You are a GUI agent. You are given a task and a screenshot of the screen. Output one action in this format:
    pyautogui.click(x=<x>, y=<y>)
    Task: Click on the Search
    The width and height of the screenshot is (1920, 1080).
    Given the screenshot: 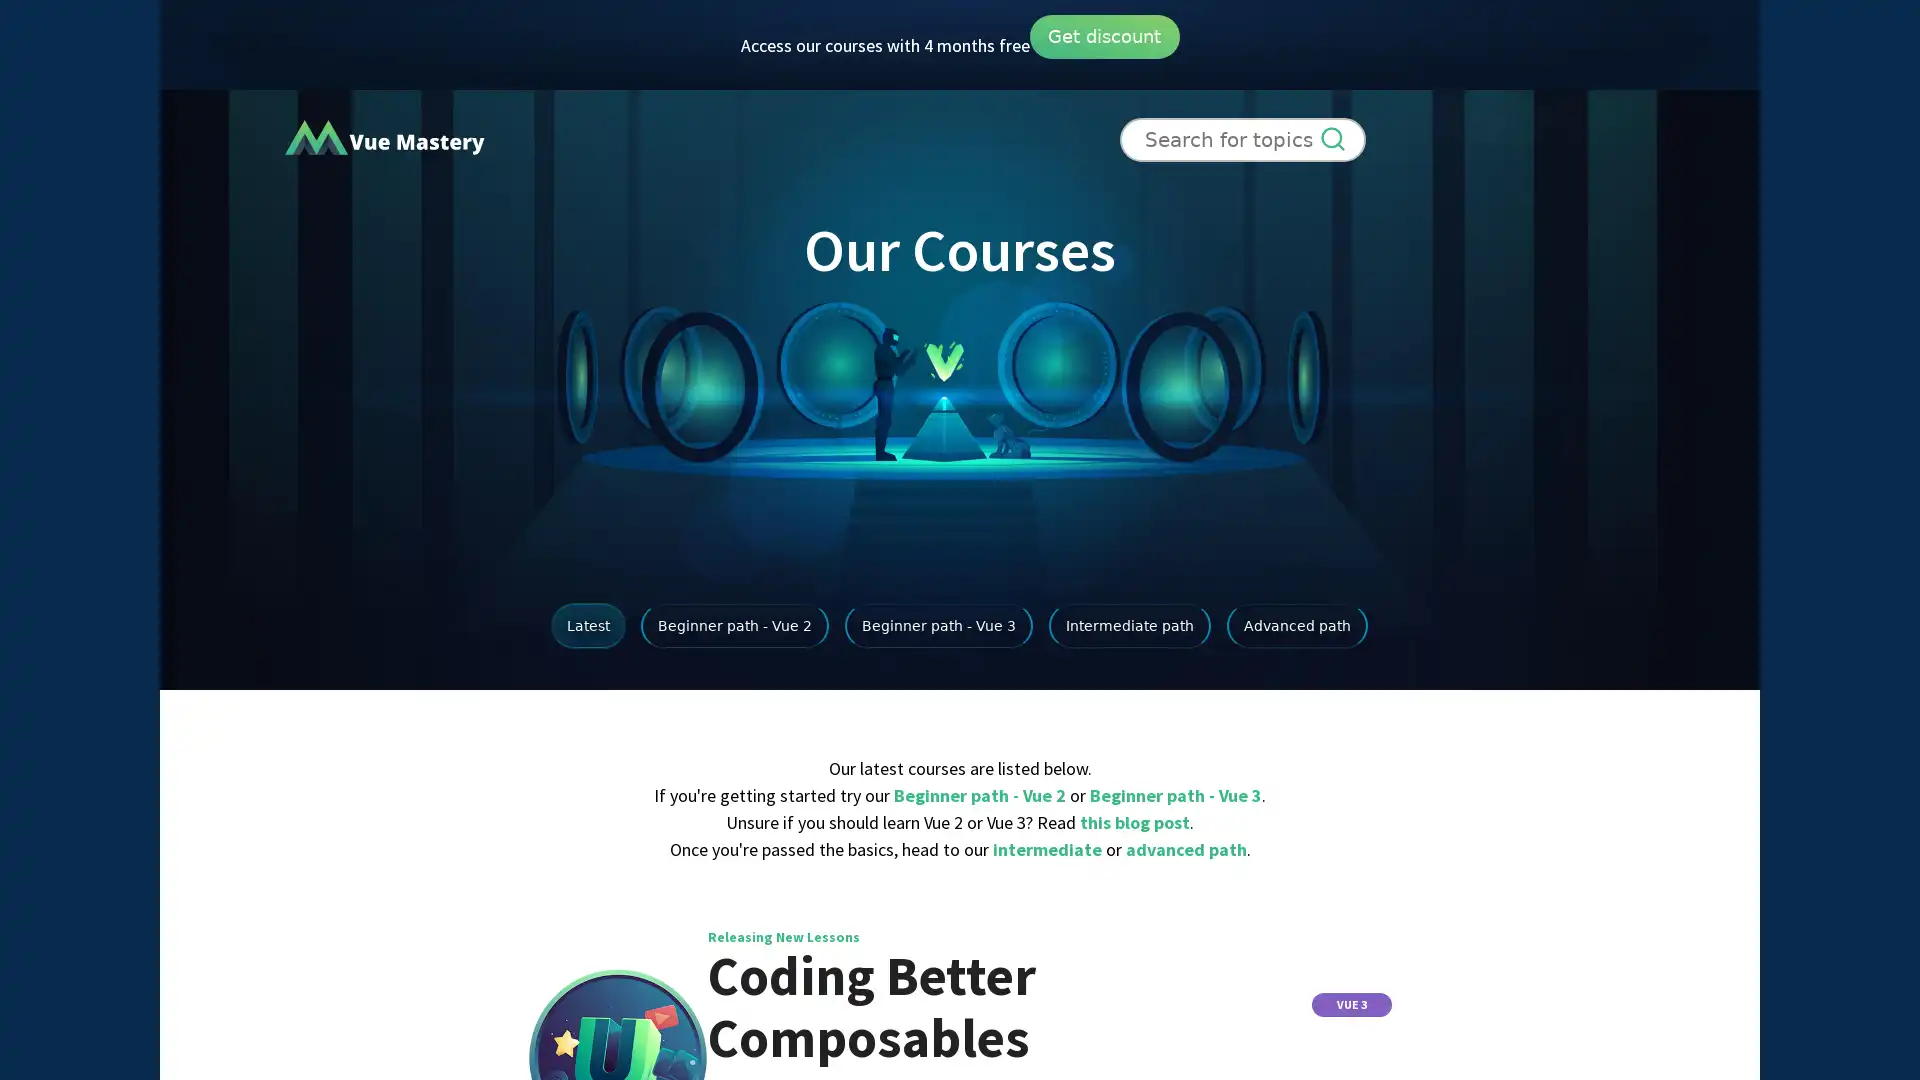 What is the action you would take?
    pyautogui.click(x=1333, y=140)
    